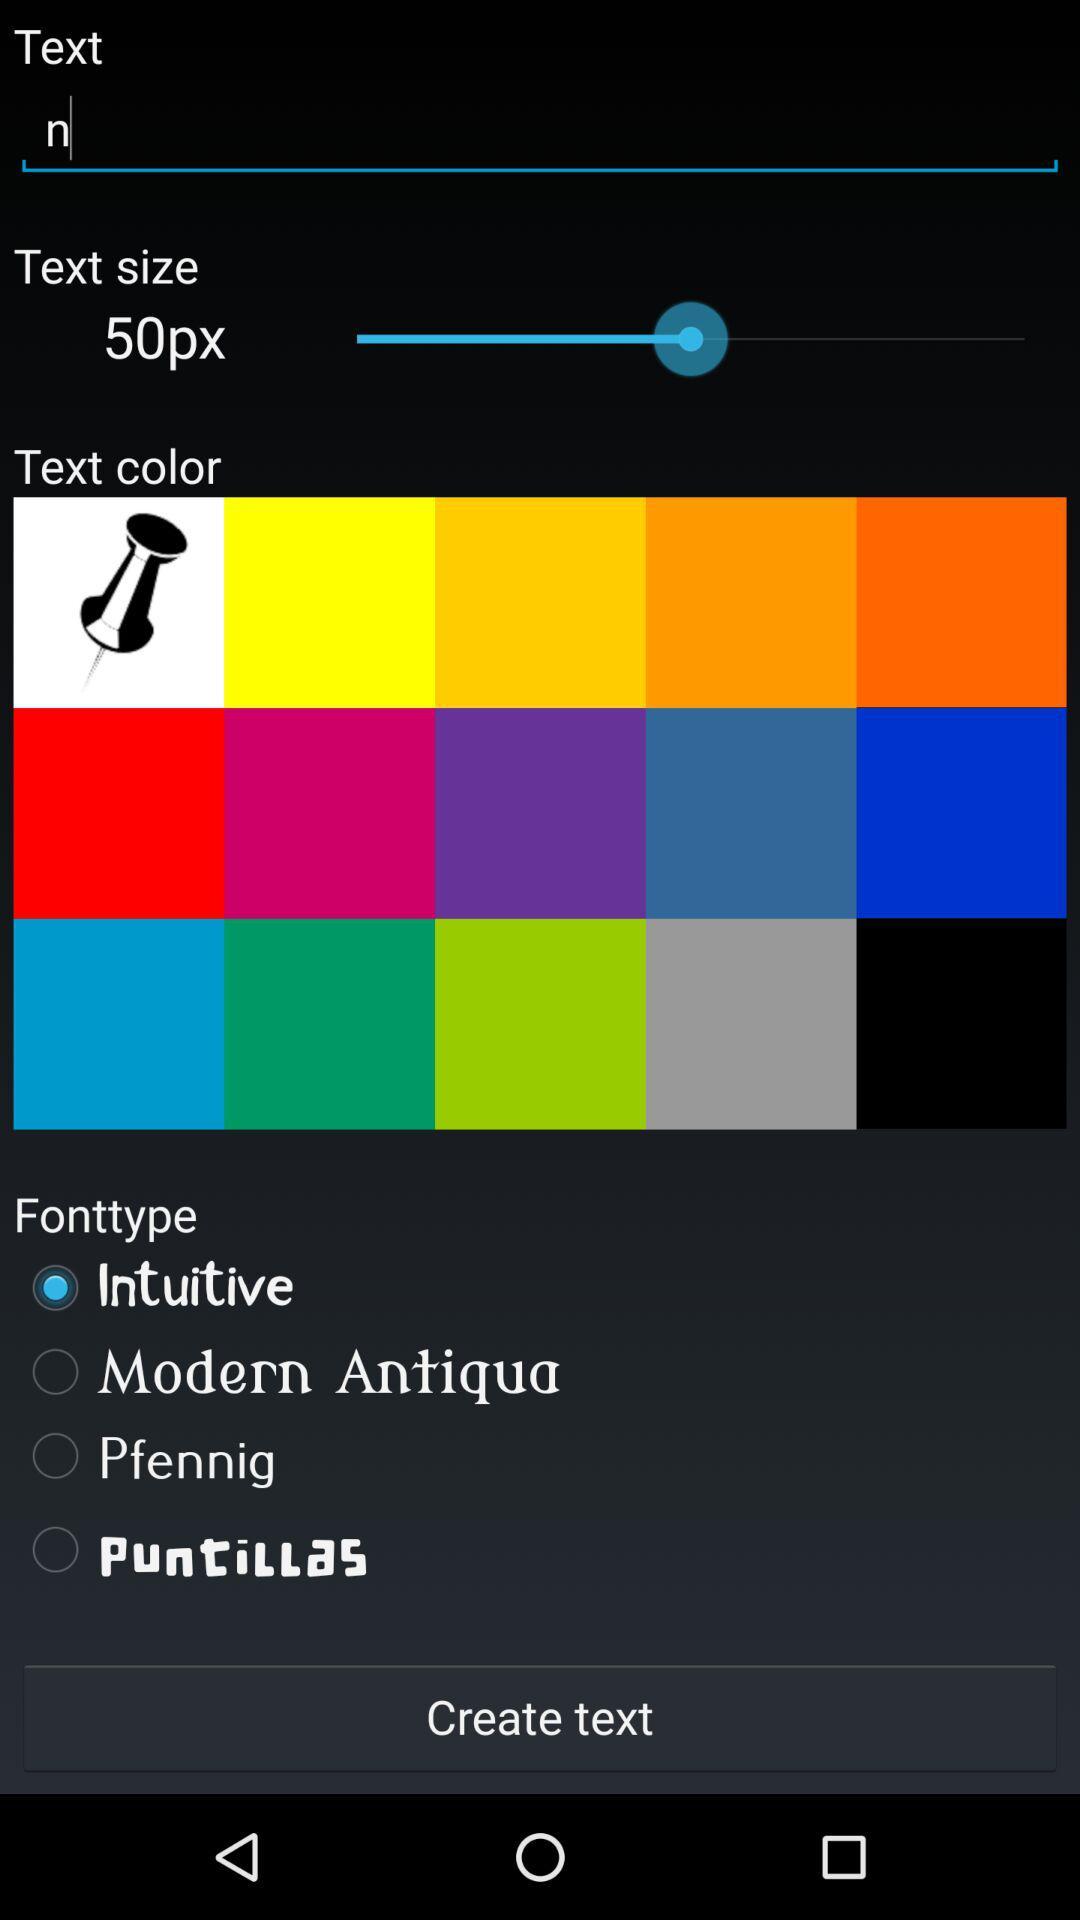 Image resolution: width=1080 pixels, height=1920 pixels. I want to click on text color black, so click(960, 1023).